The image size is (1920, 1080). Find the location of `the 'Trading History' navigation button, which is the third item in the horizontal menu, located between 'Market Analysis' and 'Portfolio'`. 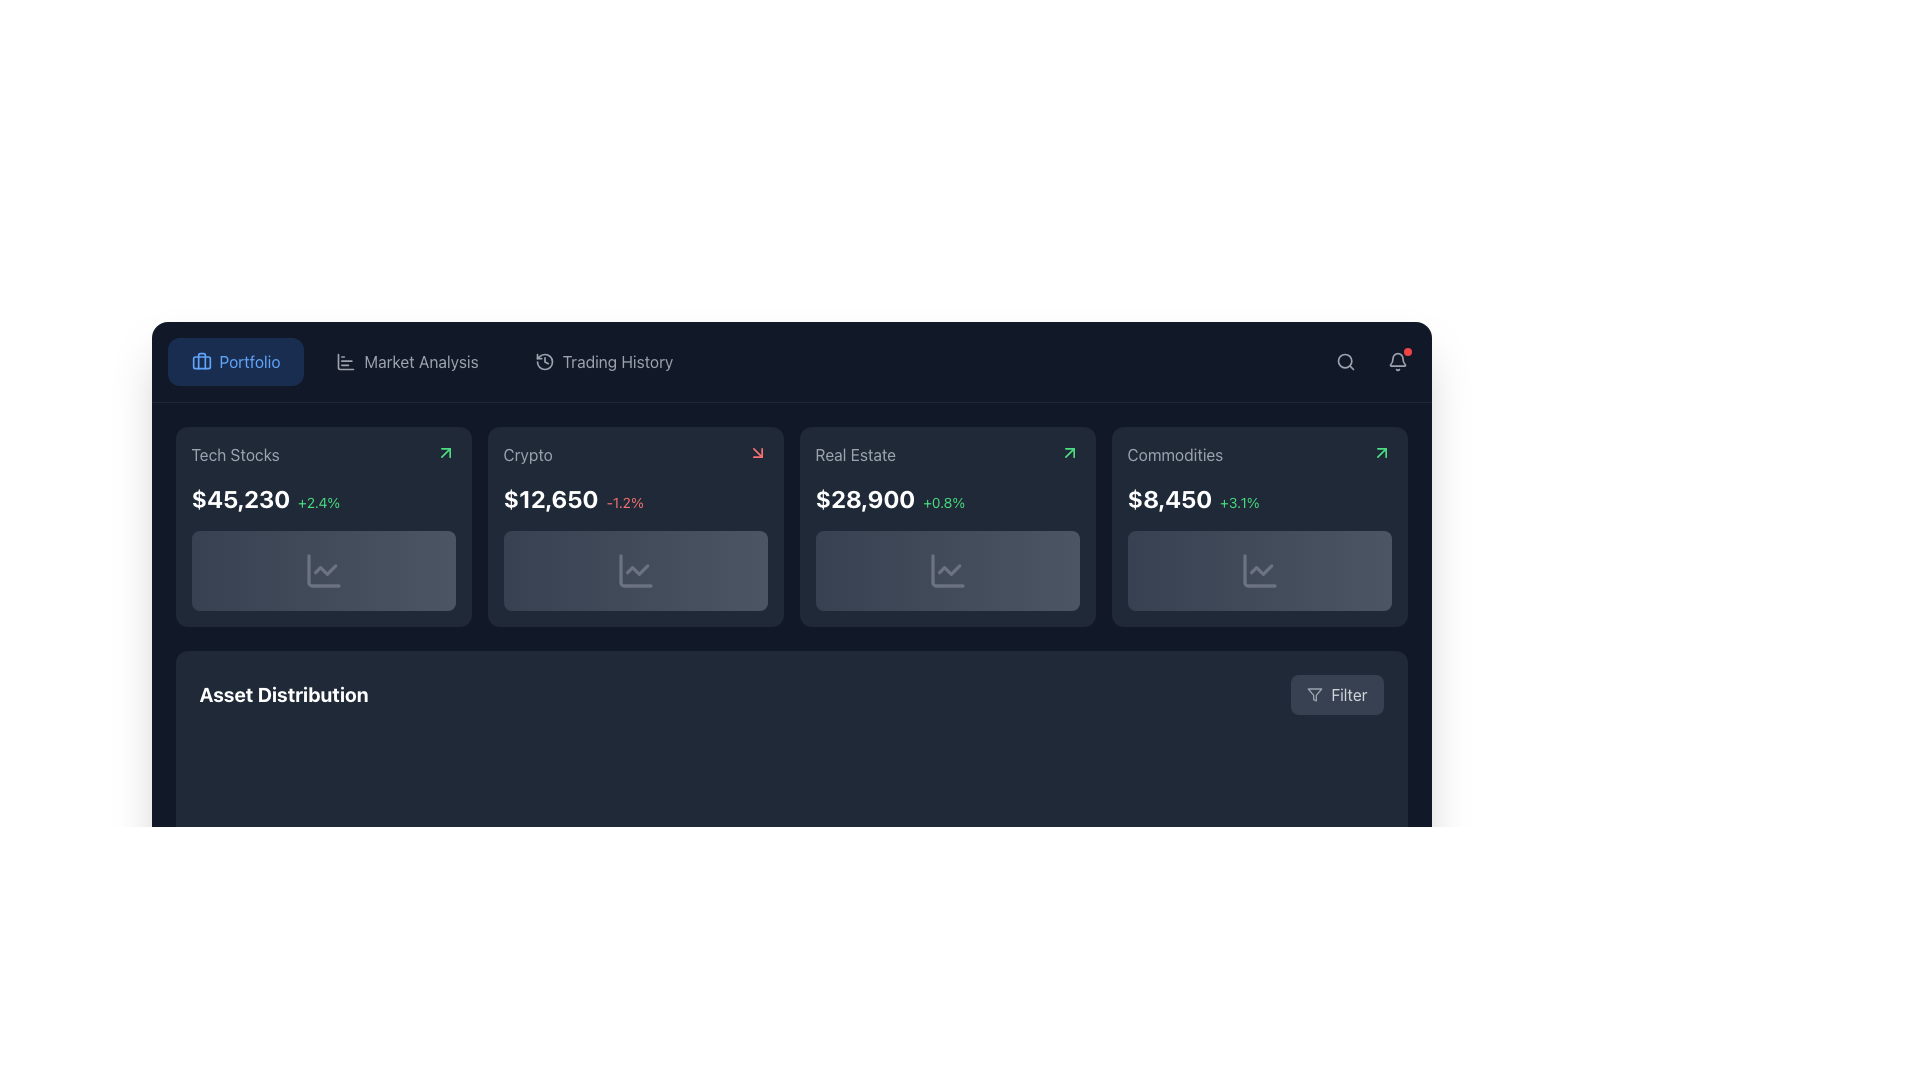

the 'Trading History' navigation button, which is the third item in the horizontal menu, located between 'Market Analysis' and 'Portfolio' is located at coordinates (603, 362).